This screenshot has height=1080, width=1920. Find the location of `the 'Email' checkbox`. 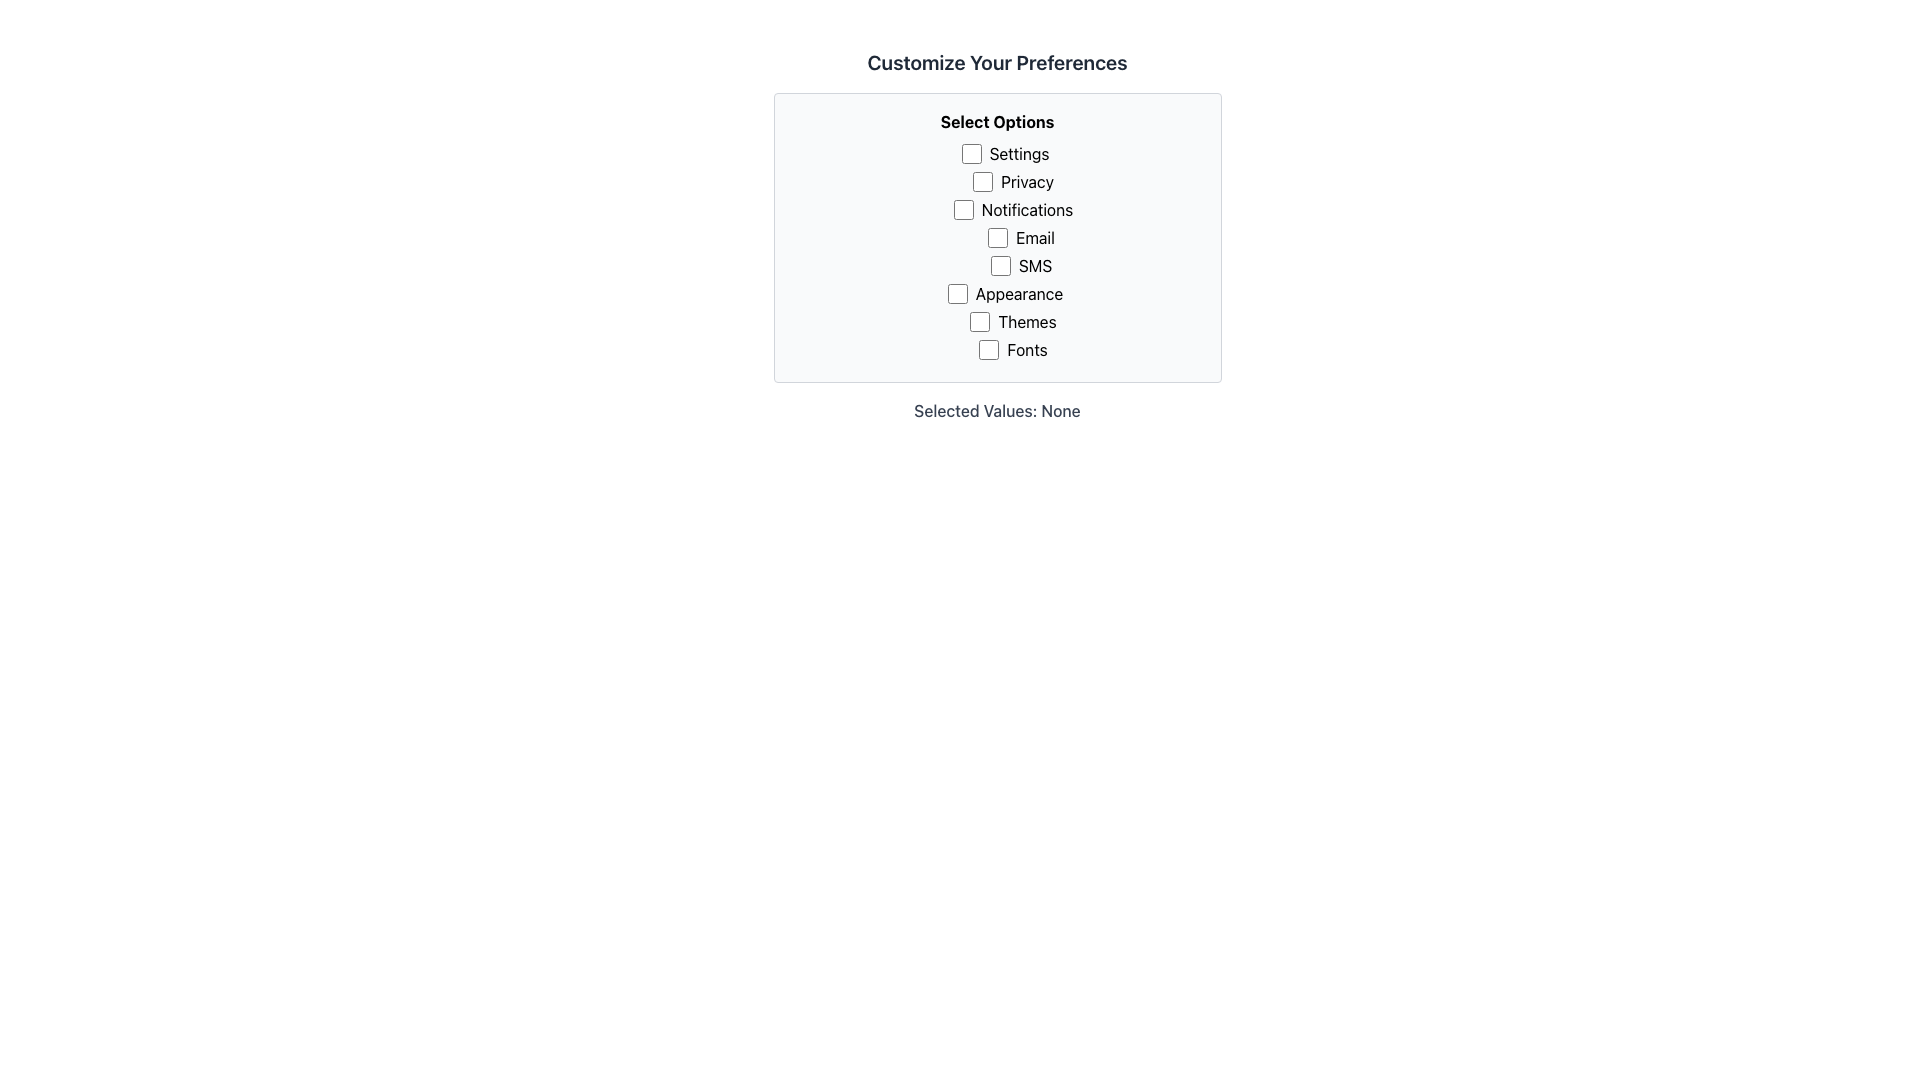

the 'Email' checkbox is located at coordinates (998, 237).